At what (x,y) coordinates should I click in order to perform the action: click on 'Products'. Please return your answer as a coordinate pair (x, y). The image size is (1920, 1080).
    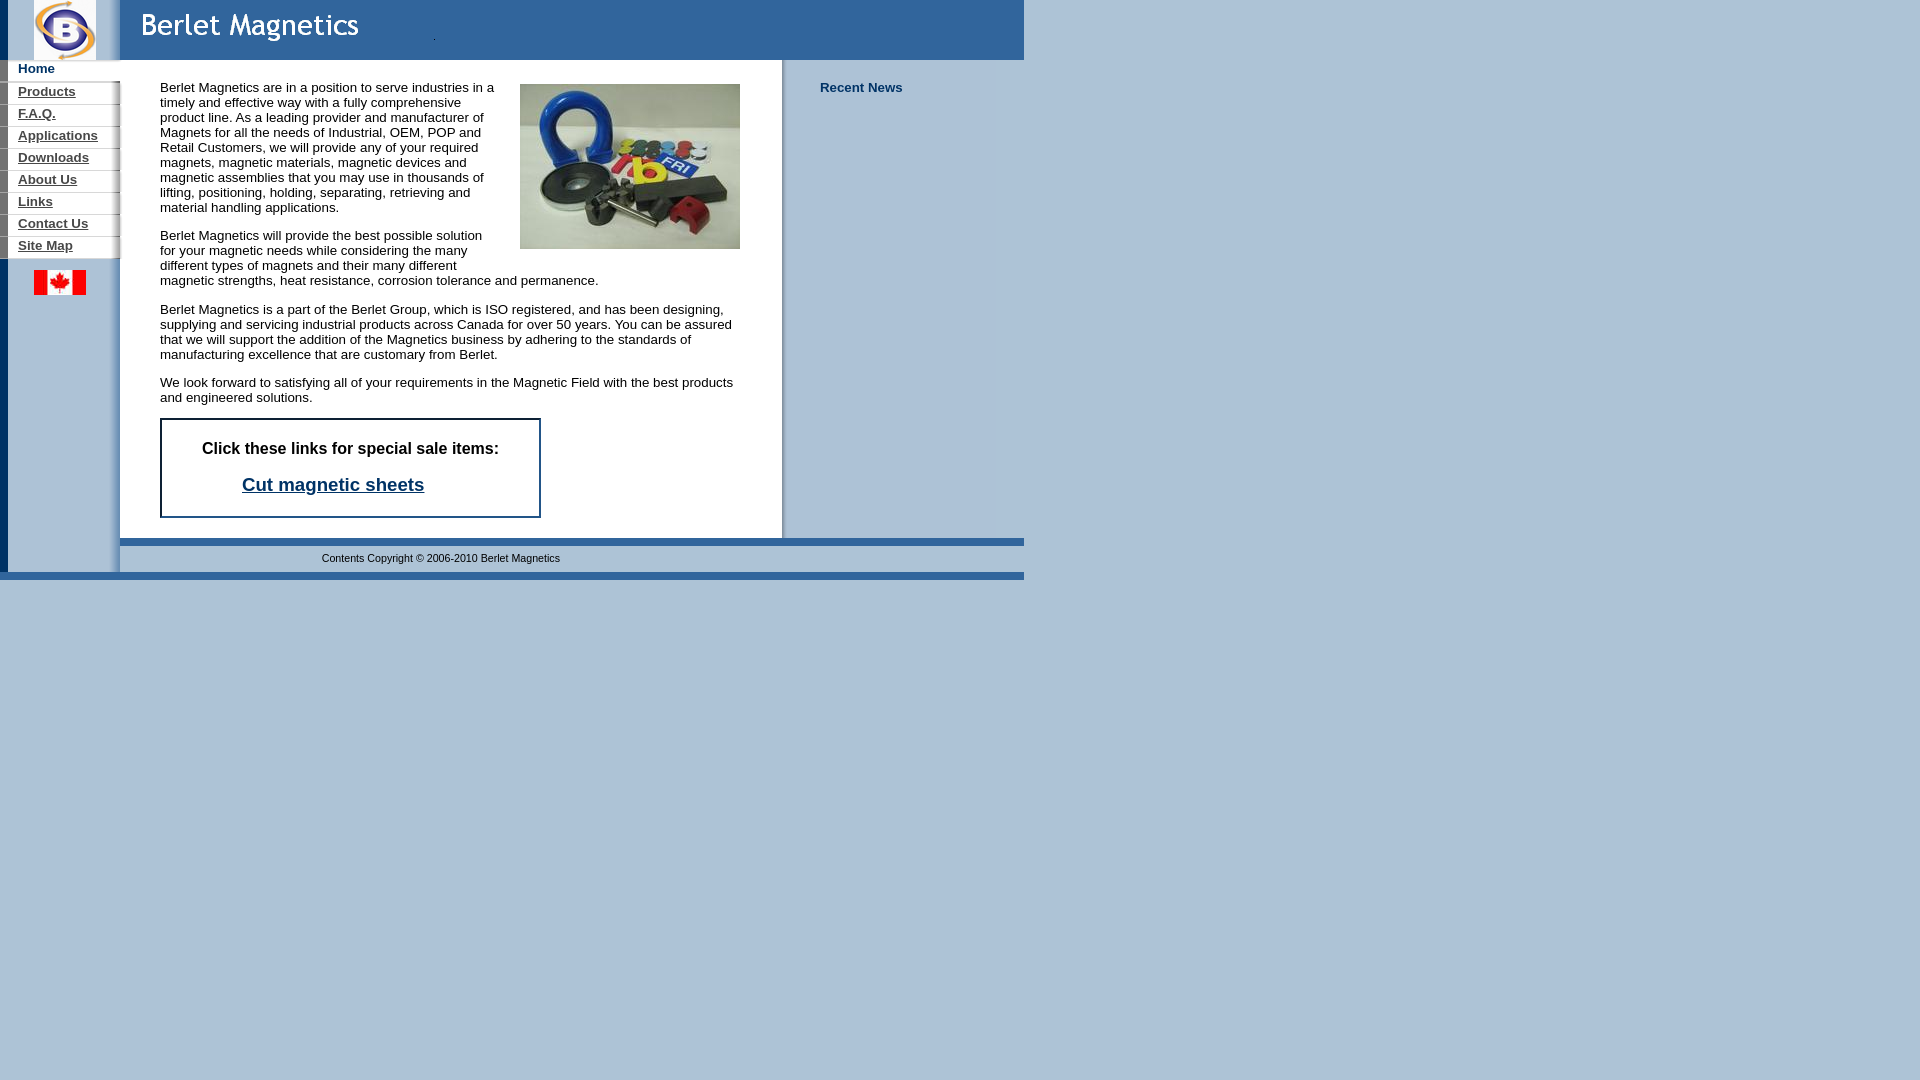
    Looking at the image, I should click on (47, 91).